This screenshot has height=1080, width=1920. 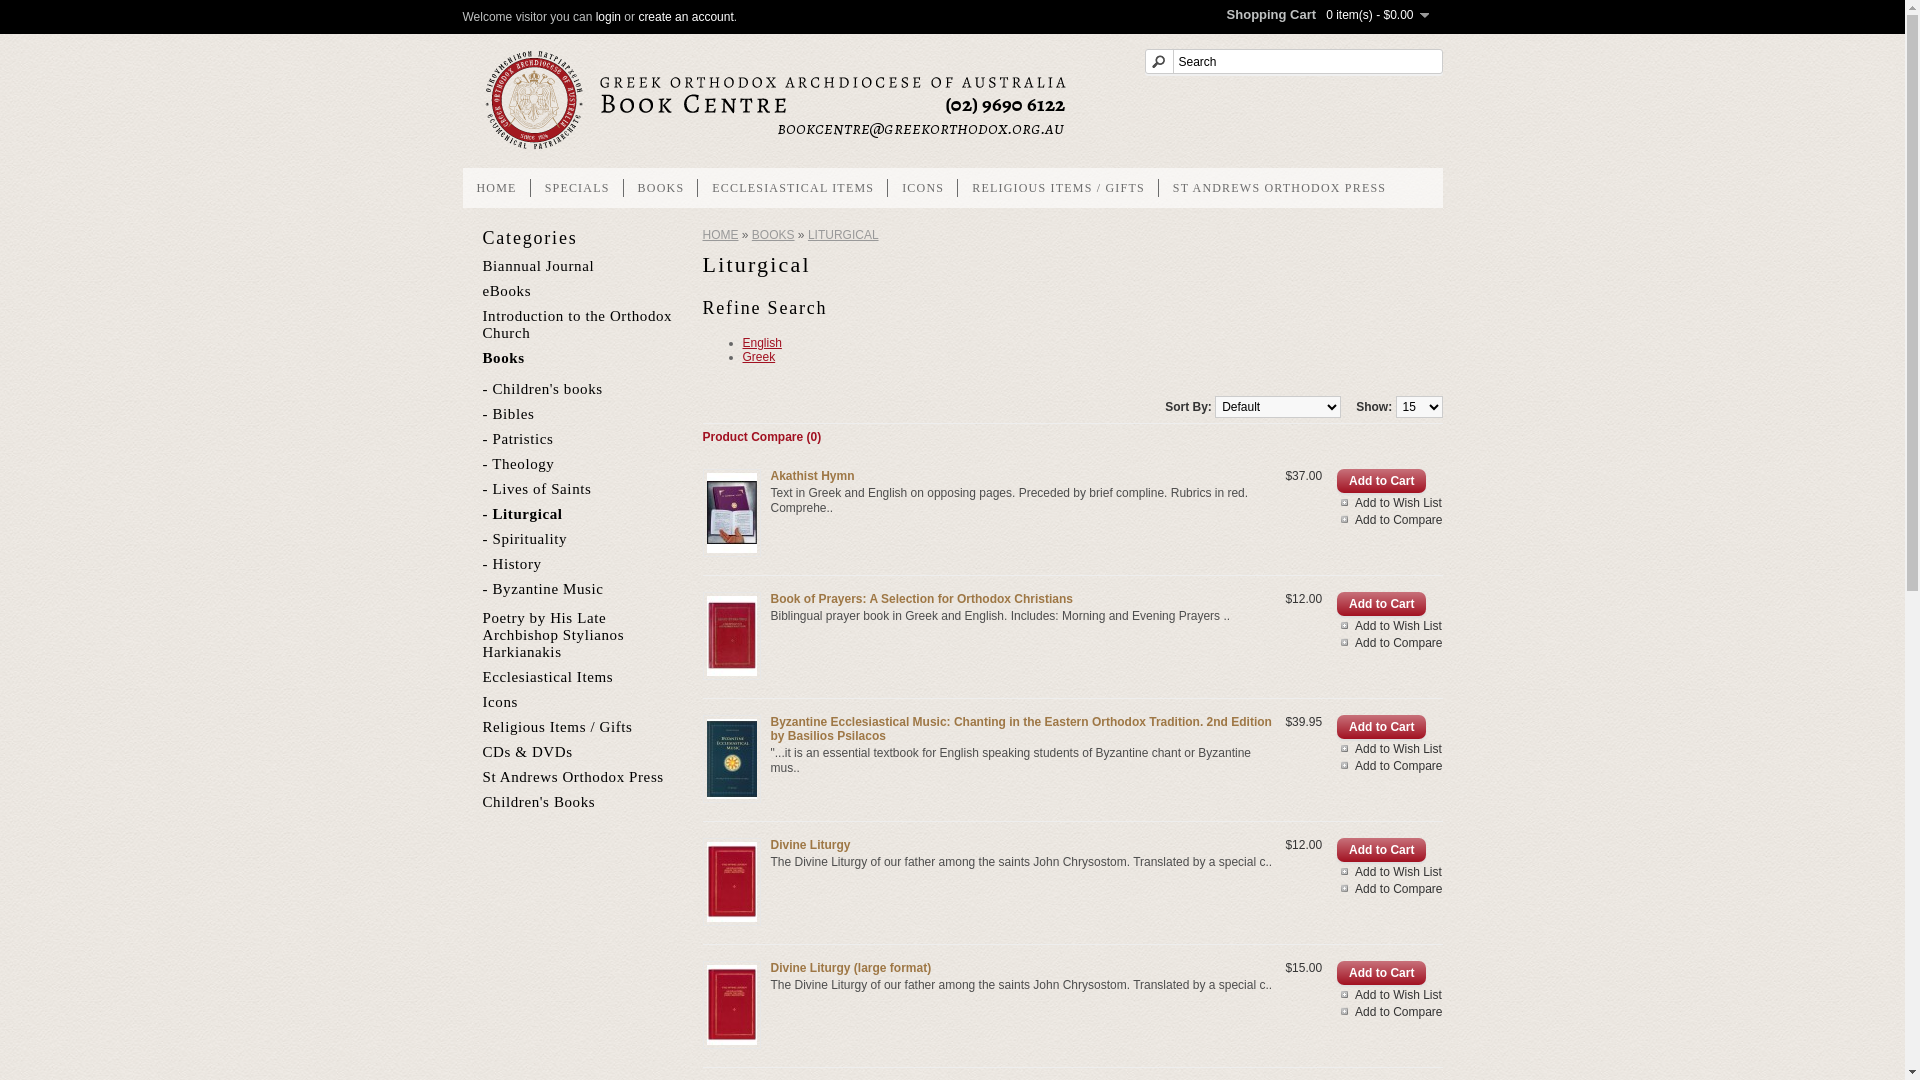 What do you see at coordinates (580, 389) in the screenshot?
I see `'- Children's books'` at bounding box center [580, 389].